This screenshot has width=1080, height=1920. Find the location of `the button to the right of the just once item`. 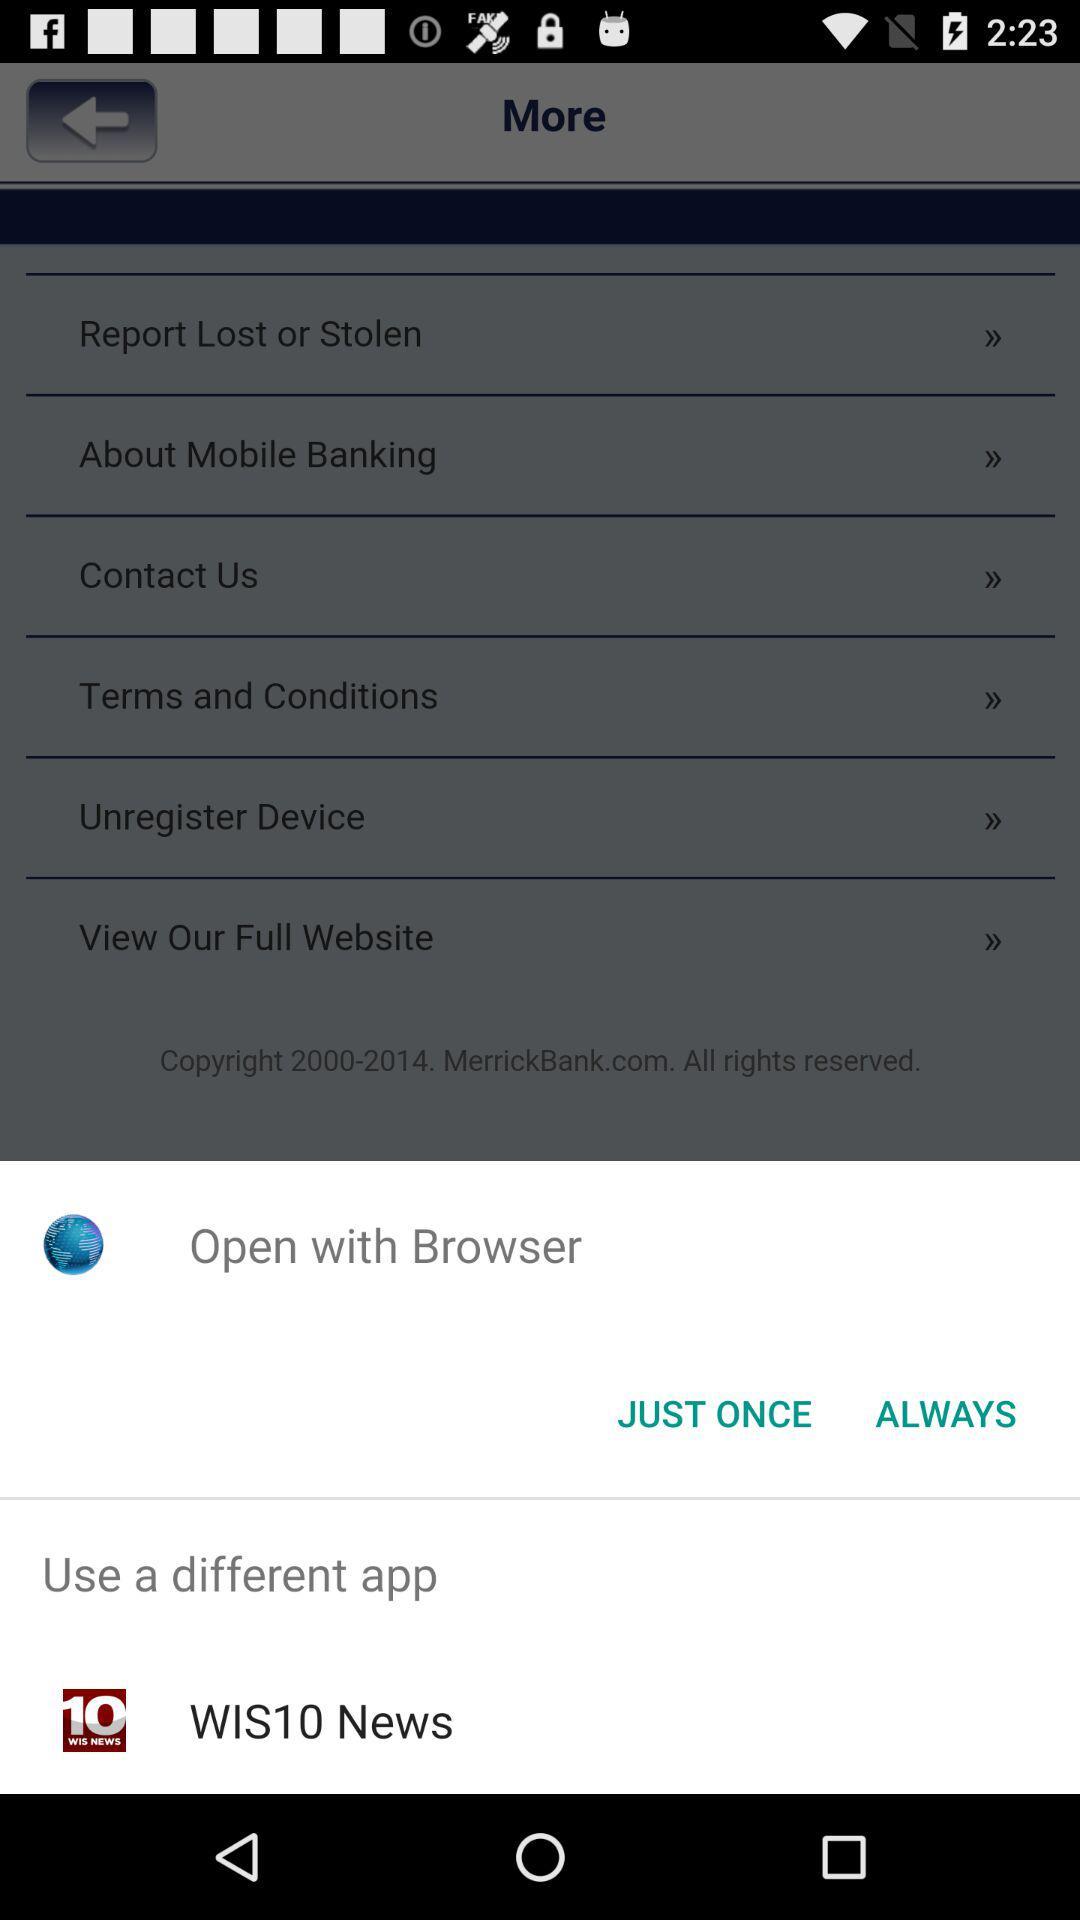

the button to the right of the just once item is located at coordinates (945, 1411).